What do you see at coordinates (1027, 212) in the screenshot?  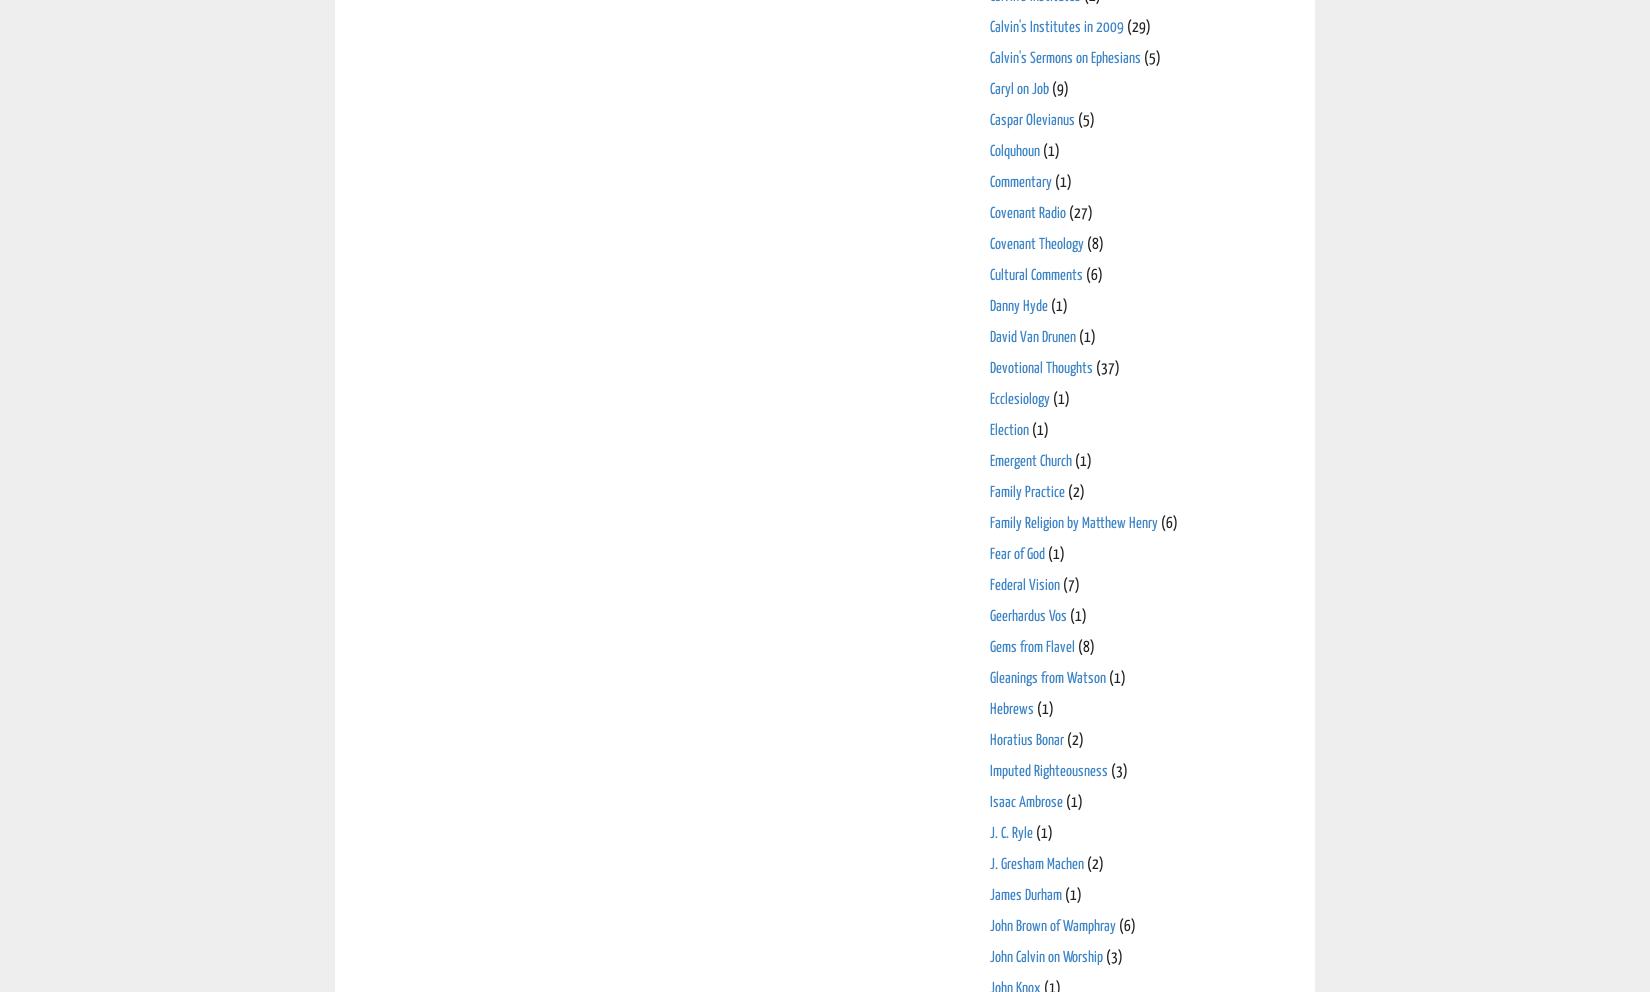 I see `'Covenant Radio'` at bounding box center [1027, 212].